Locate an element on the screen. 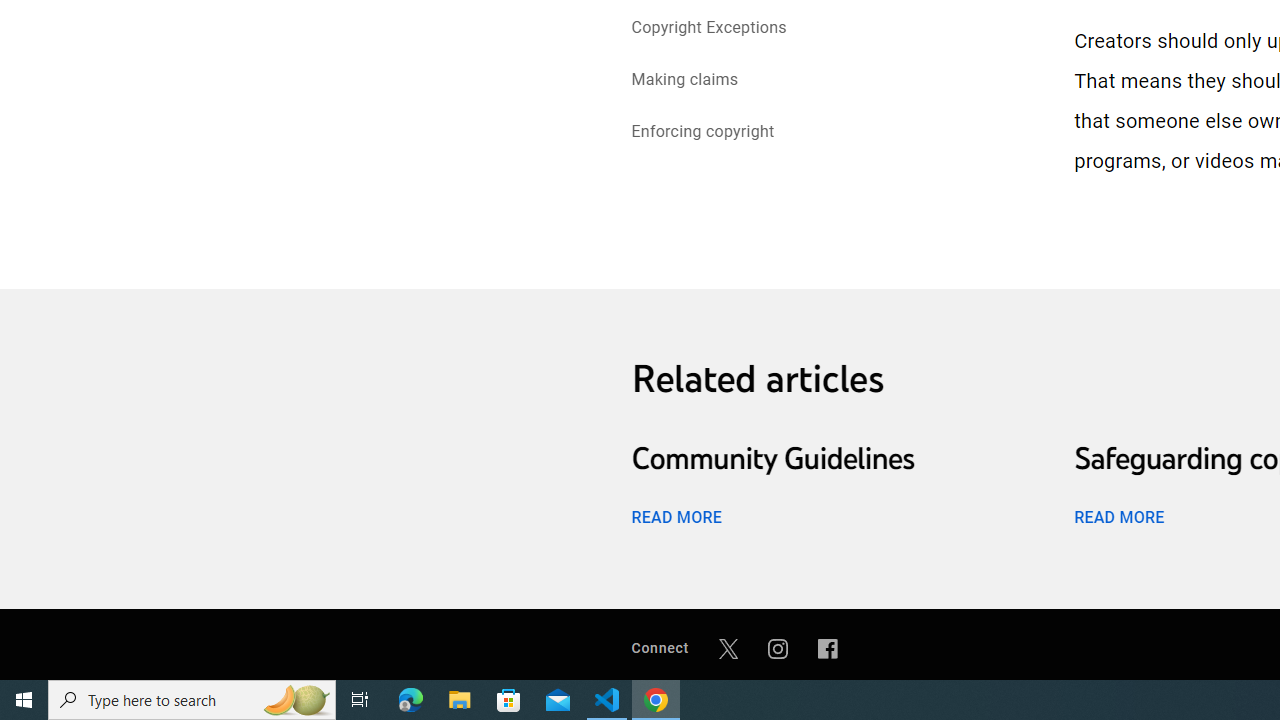 The image size is (1280, 720). 'Facebook' is located at coordinates (828, 648).